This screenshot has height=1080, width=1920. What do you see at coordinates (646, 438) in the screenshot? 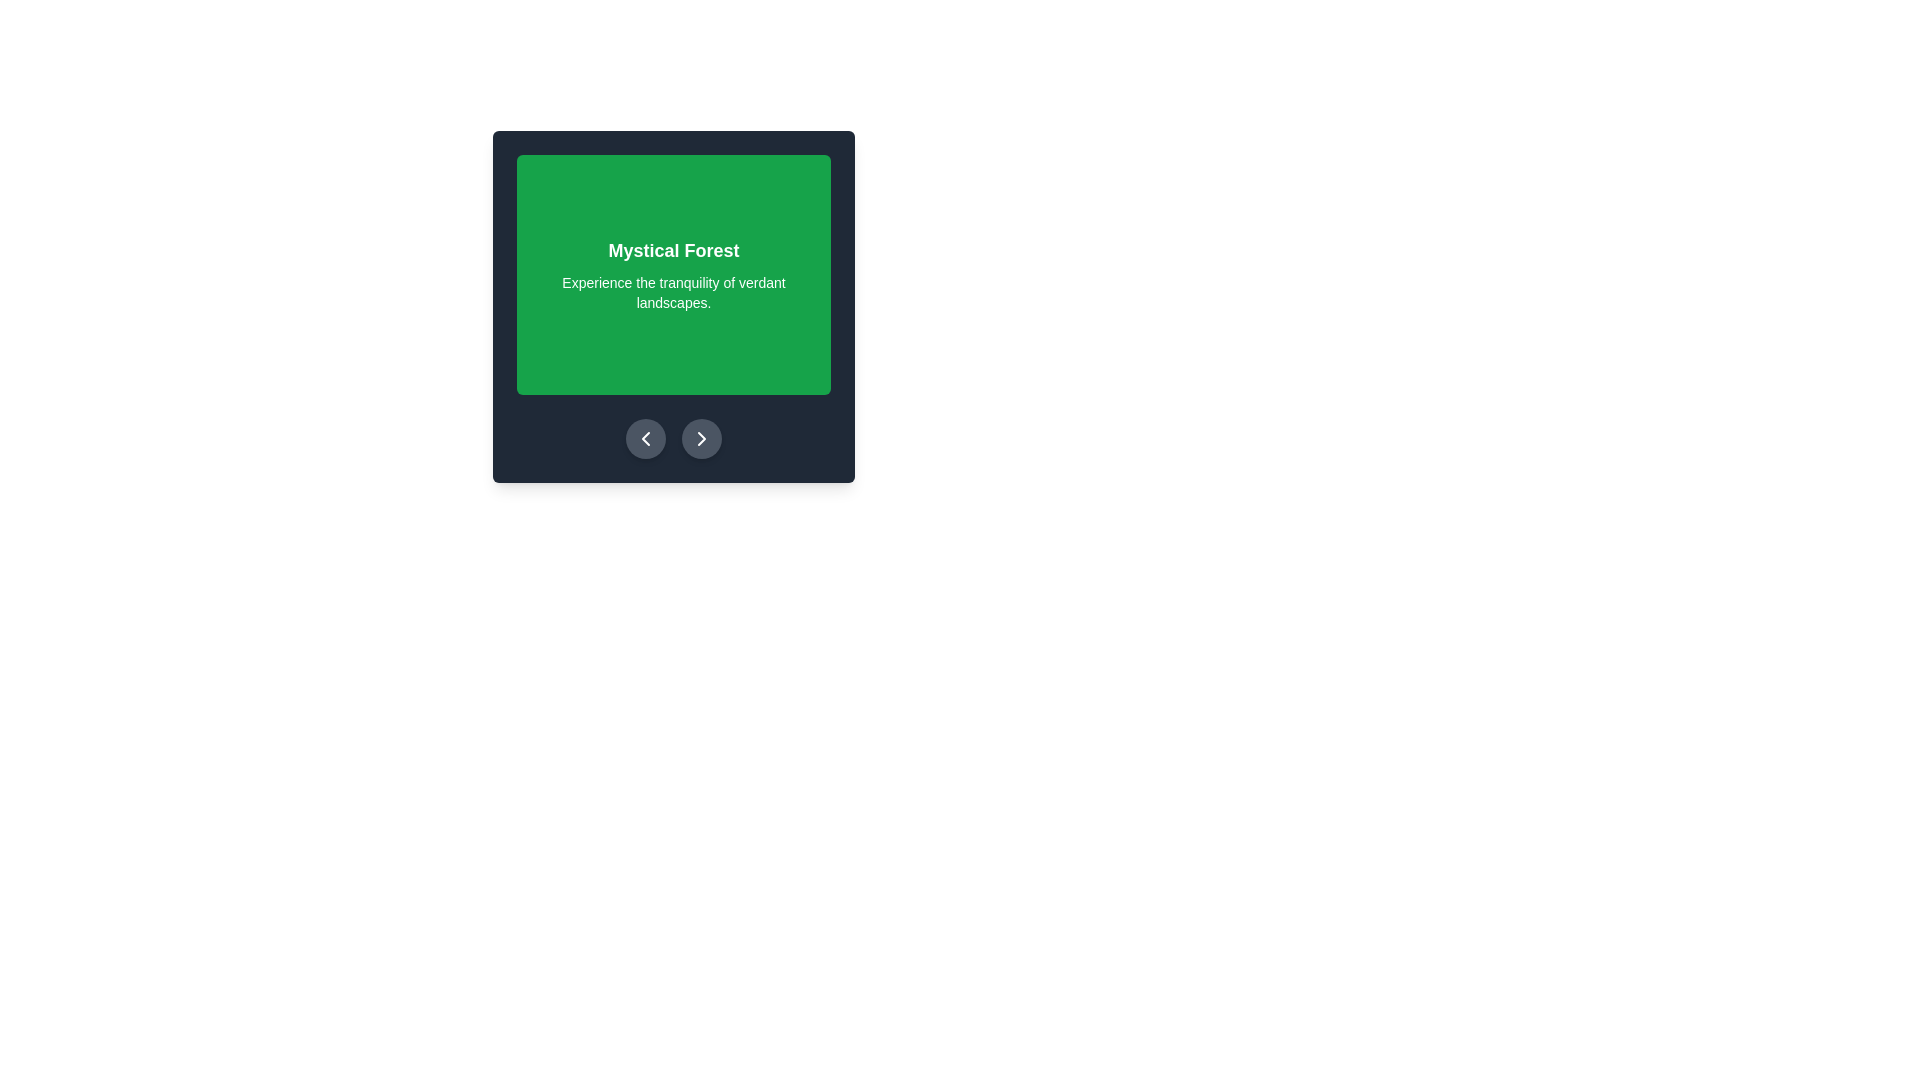
I see `the SVG icon embedded in the circular button located in the bottom-left corner of the rectangular area` at bounding box center [646, 438].